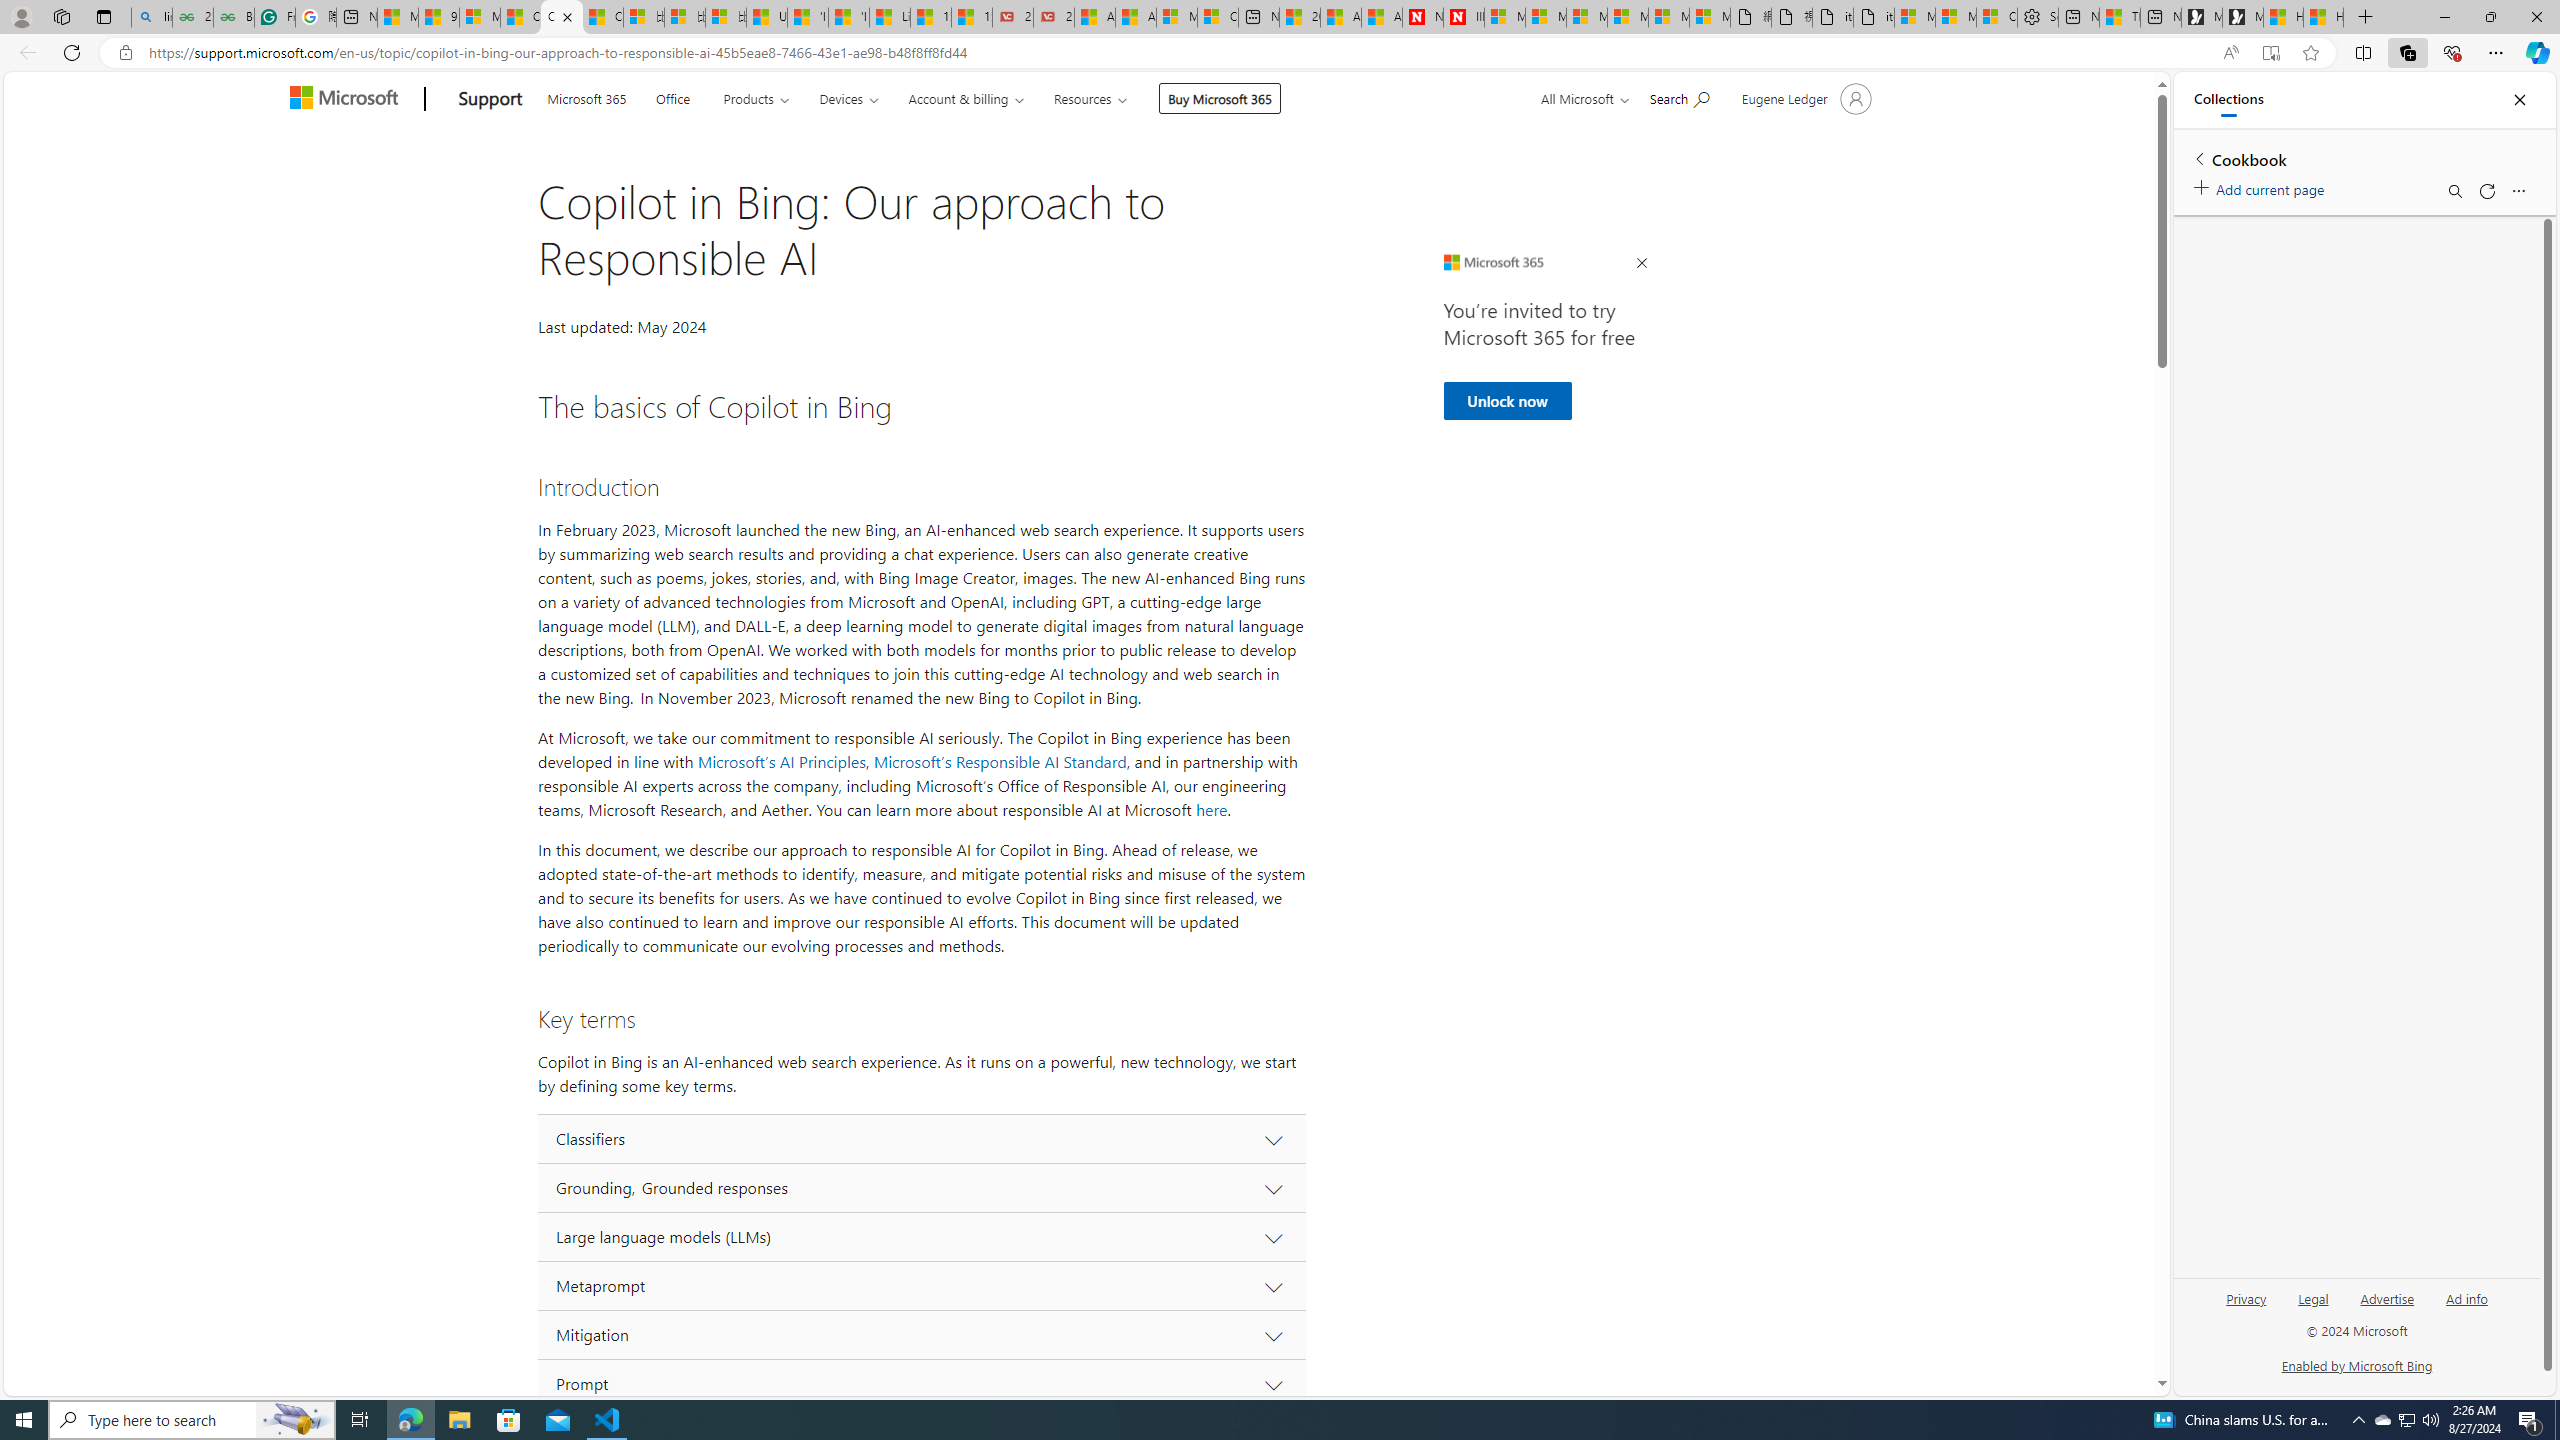 The image size is (2560, 1440). Describe the element at coordinates (192, 16) in the screenshot. I see `'25 Basic Linux Commands For Beginners - GeeksforGeeks'` at that location.